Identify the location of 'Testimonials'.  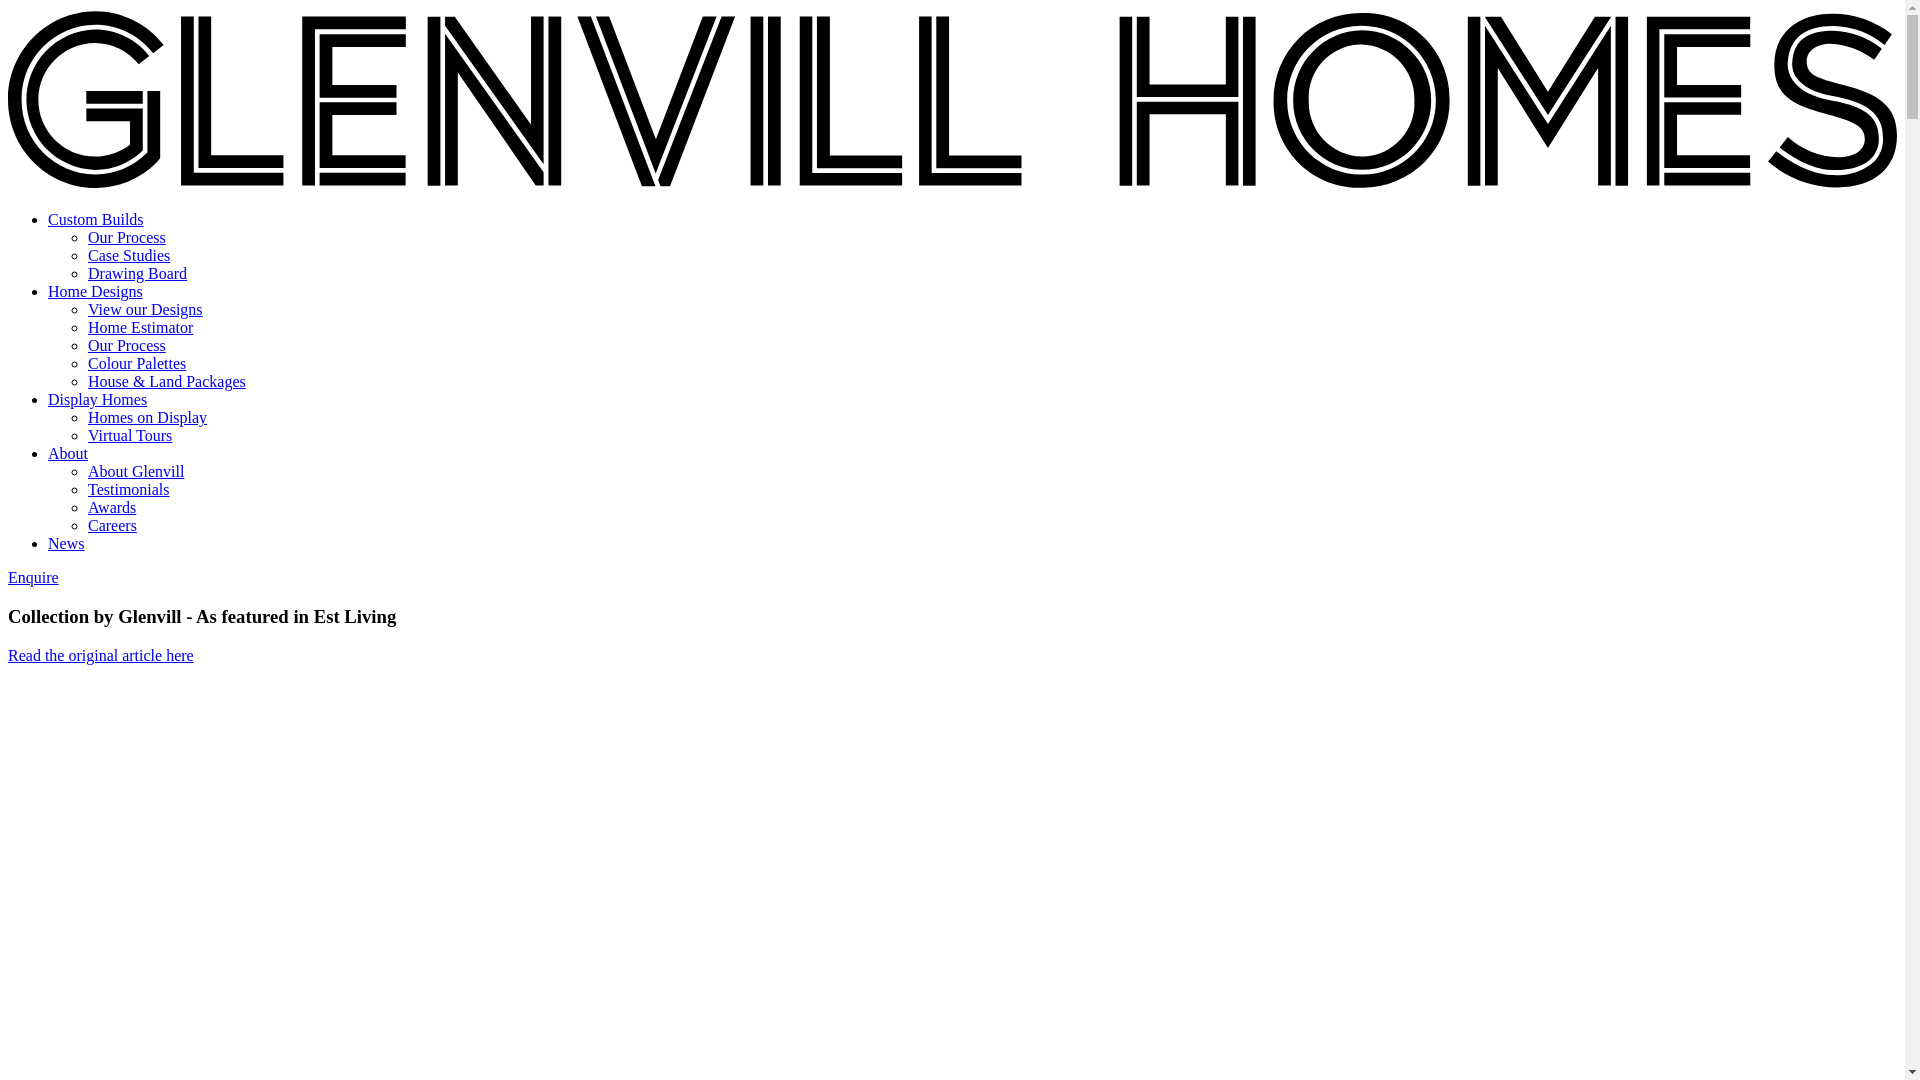
(128, 489).